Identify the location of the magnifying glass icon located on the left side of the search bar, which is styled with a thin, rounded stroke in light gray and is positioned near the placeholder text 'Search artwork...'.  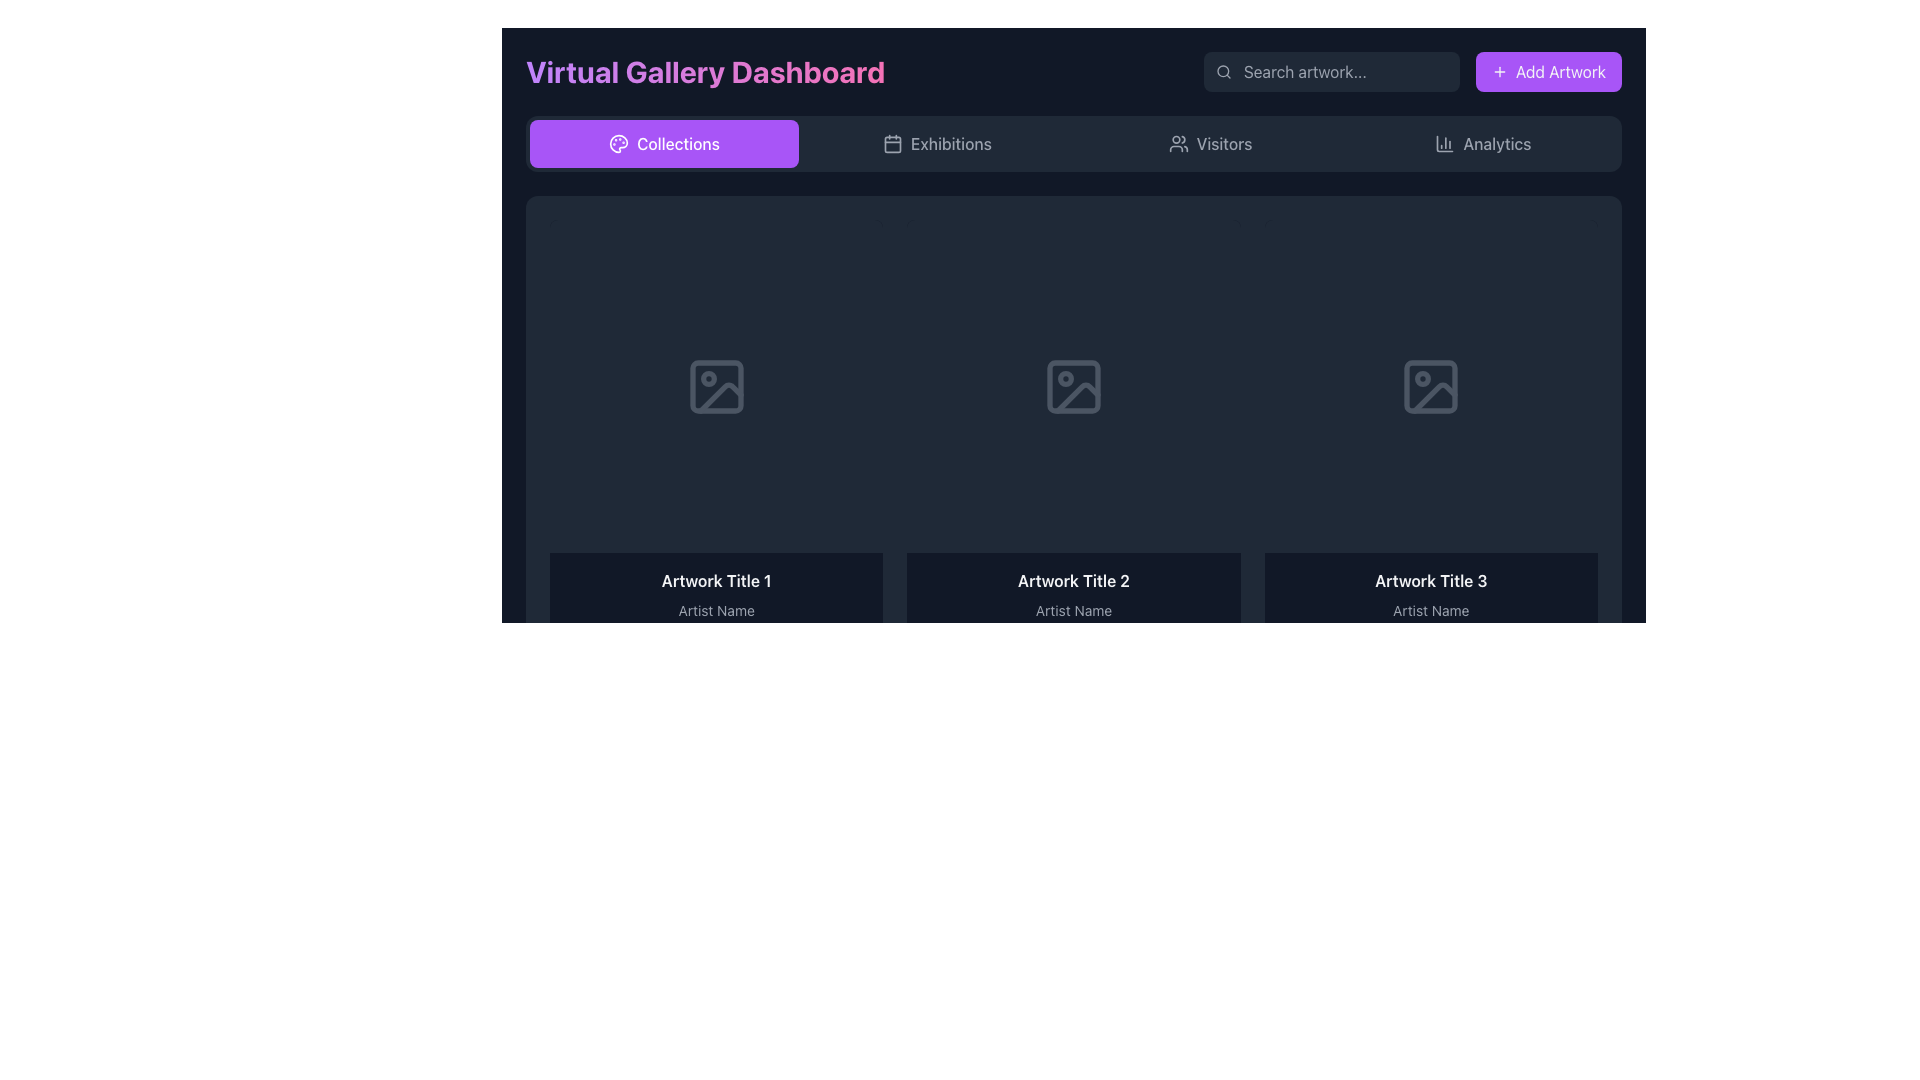
(1222, 71).